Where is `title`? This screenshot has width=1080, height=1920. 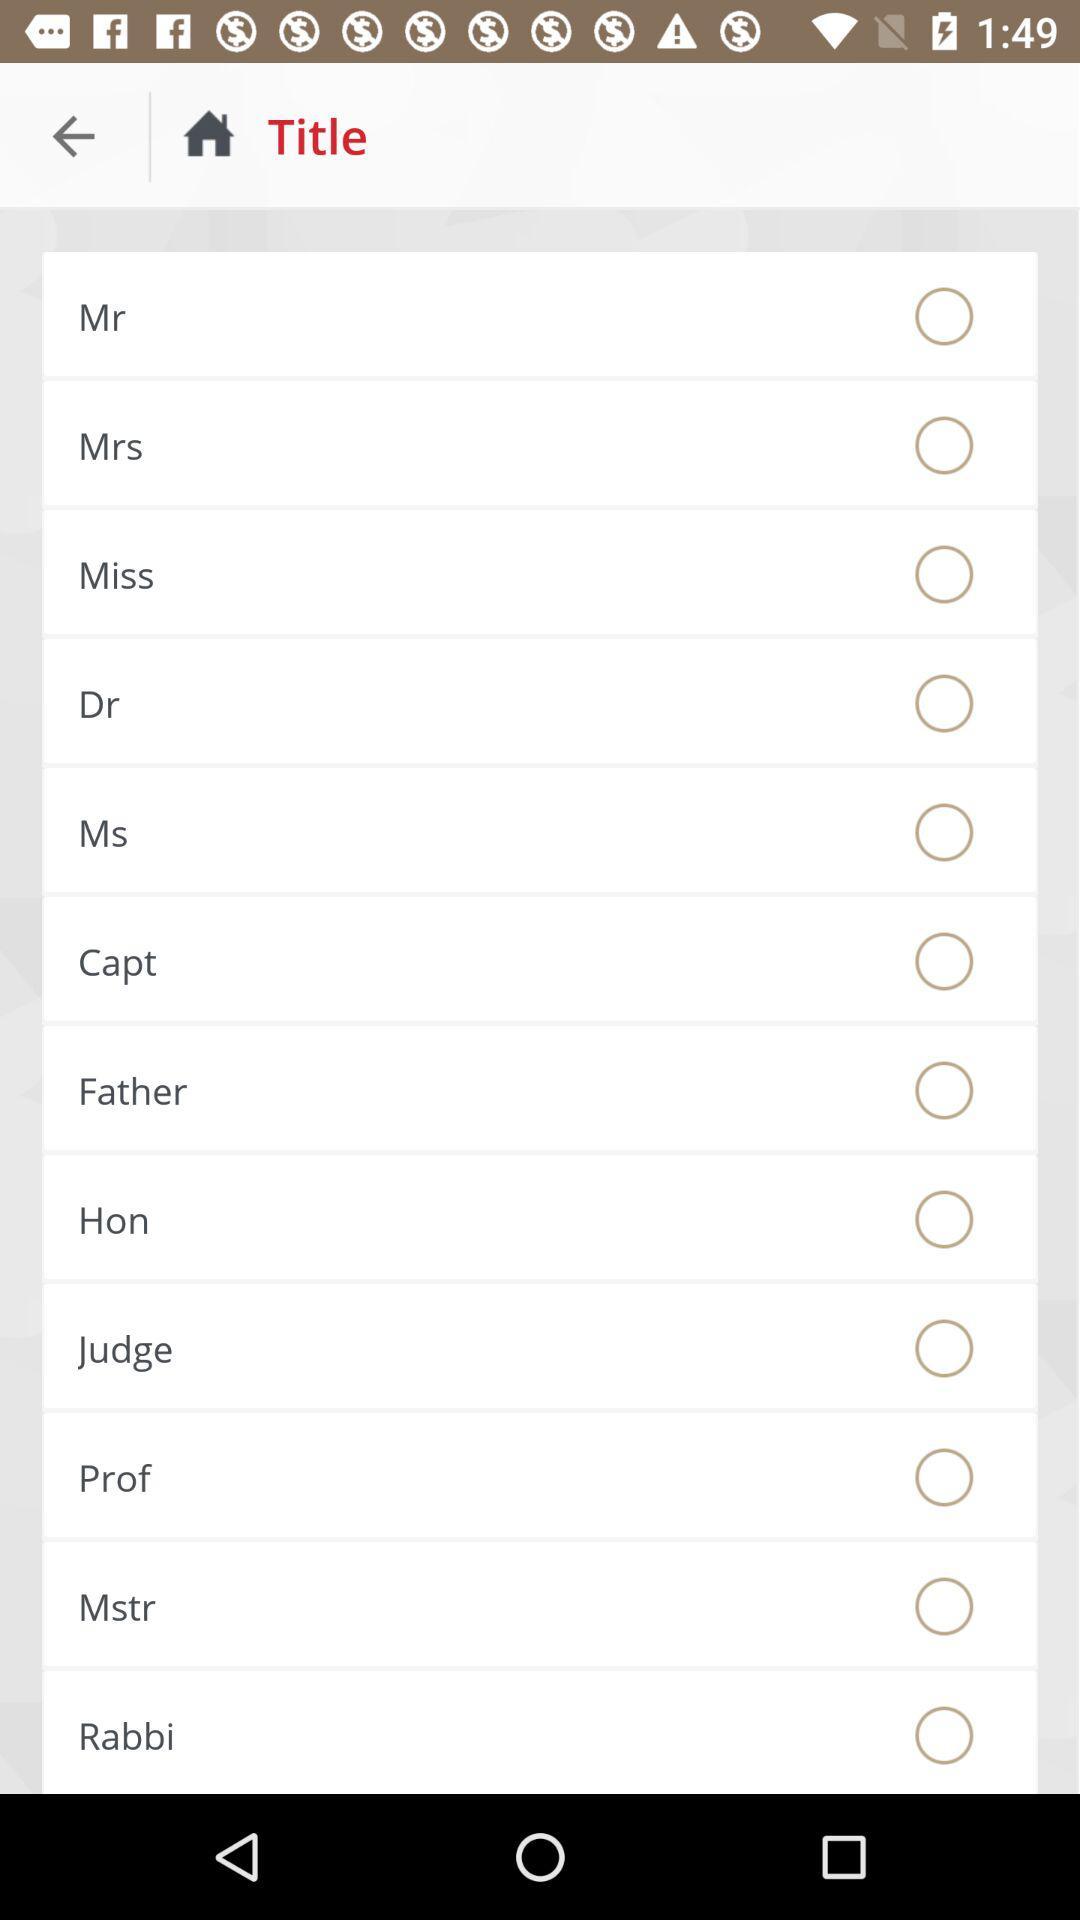 title is located at coordinates (944, 1218).